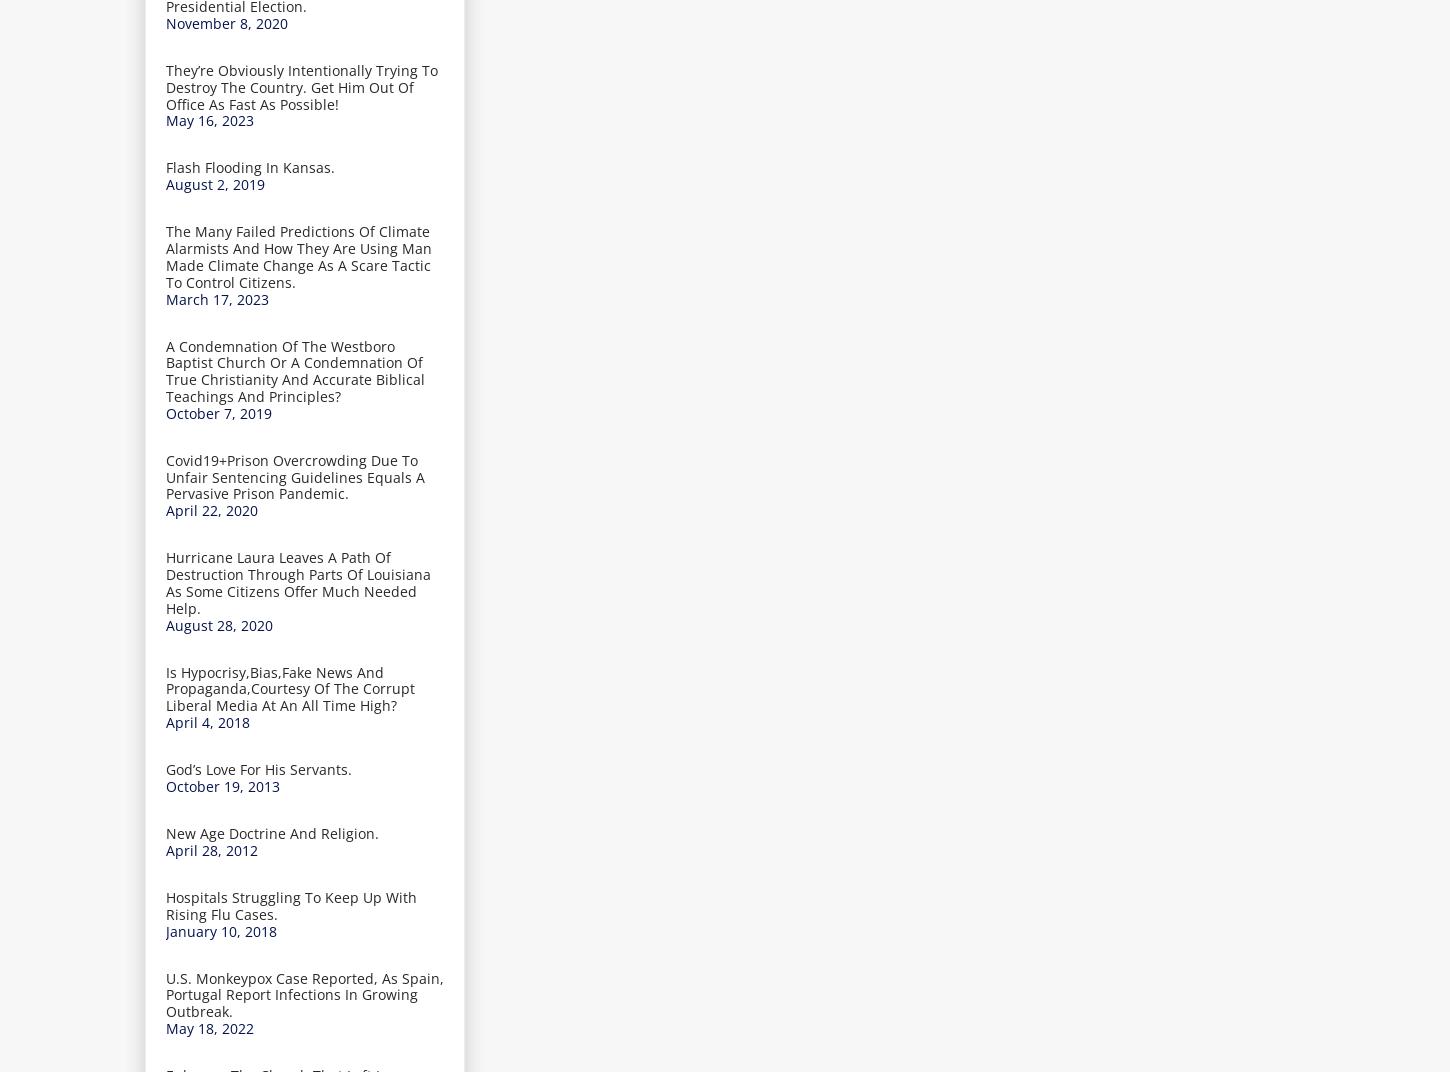 This screenshot has width=1450, height=1072. Describe the element at coordinates (290, 687) in the screenshot. I see `'Is Hypocrisy,Bias,Fake News And Propaganda,Courtesy Of The Corrupt Liberal Media At An All Time High?'` at that location.